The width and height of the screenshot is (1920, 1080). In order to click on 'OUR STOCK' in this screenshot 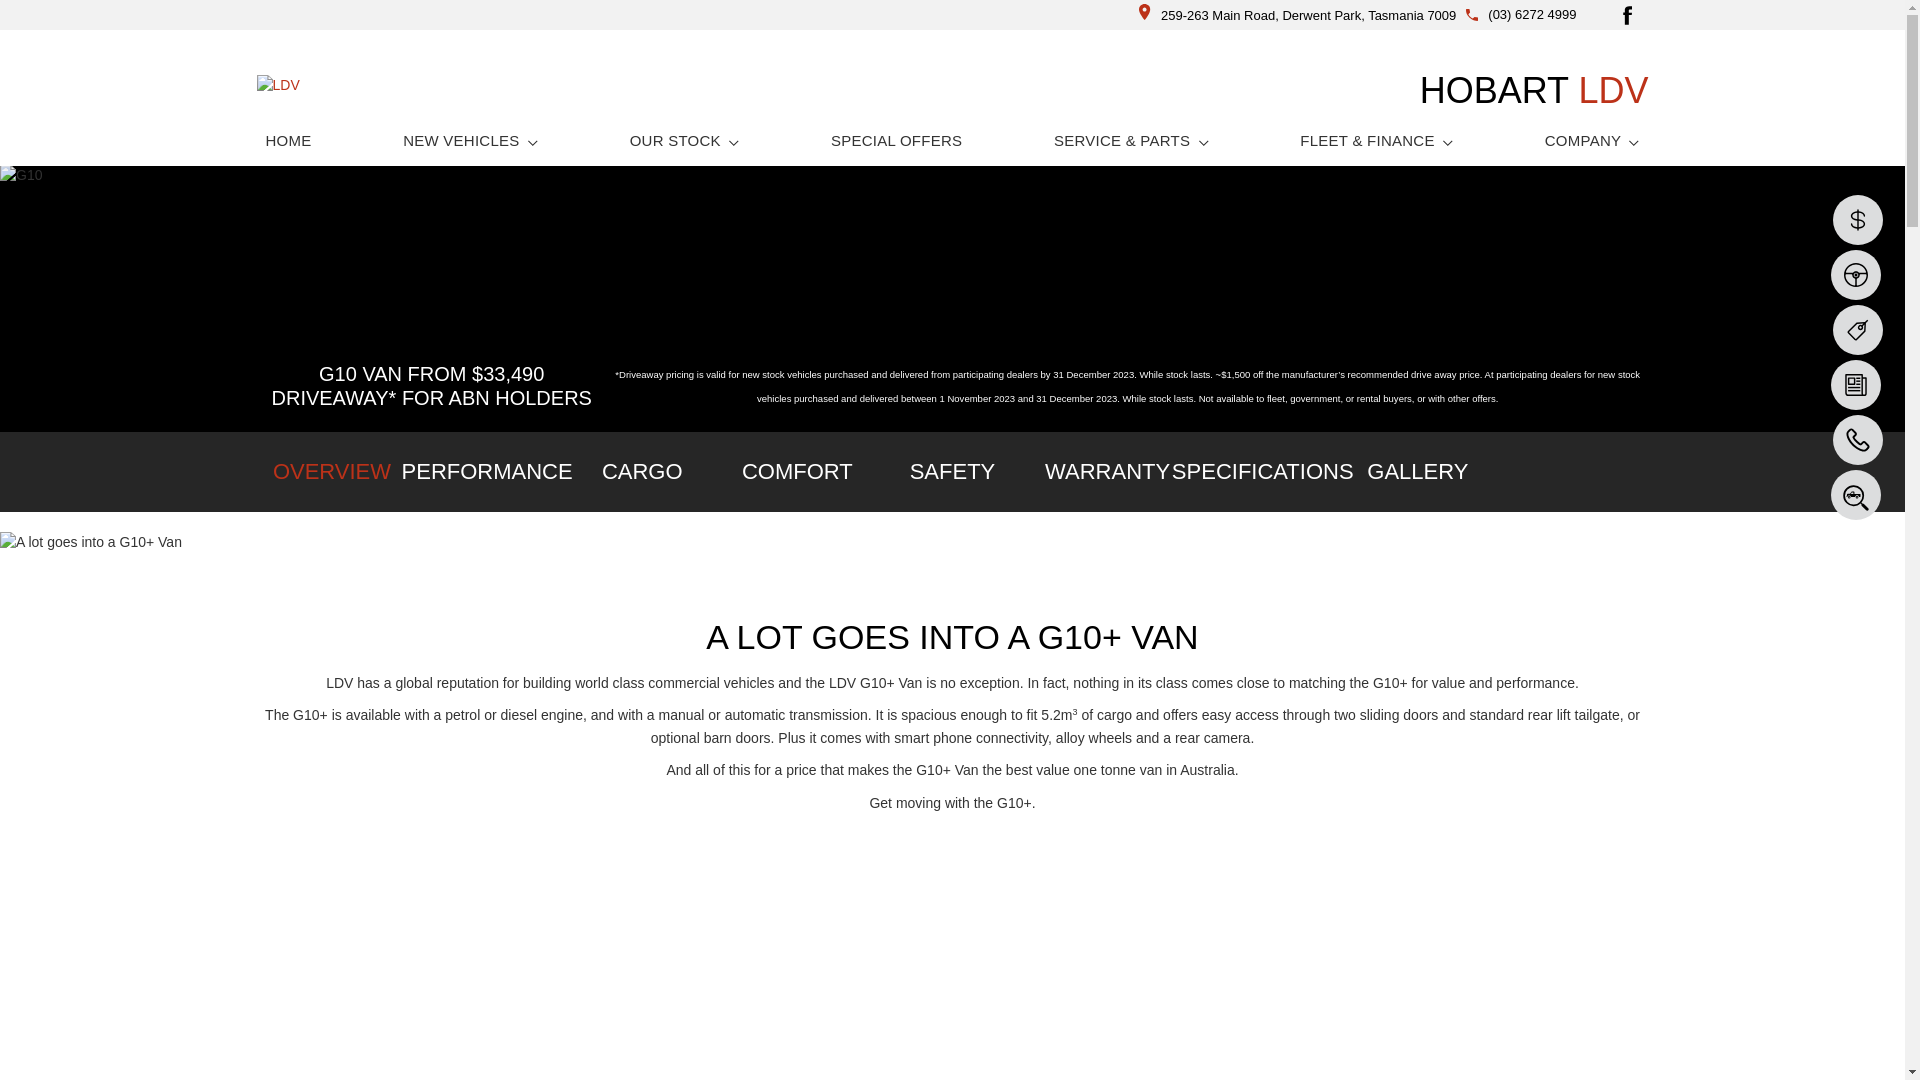, I will do `click(685, 139)`.